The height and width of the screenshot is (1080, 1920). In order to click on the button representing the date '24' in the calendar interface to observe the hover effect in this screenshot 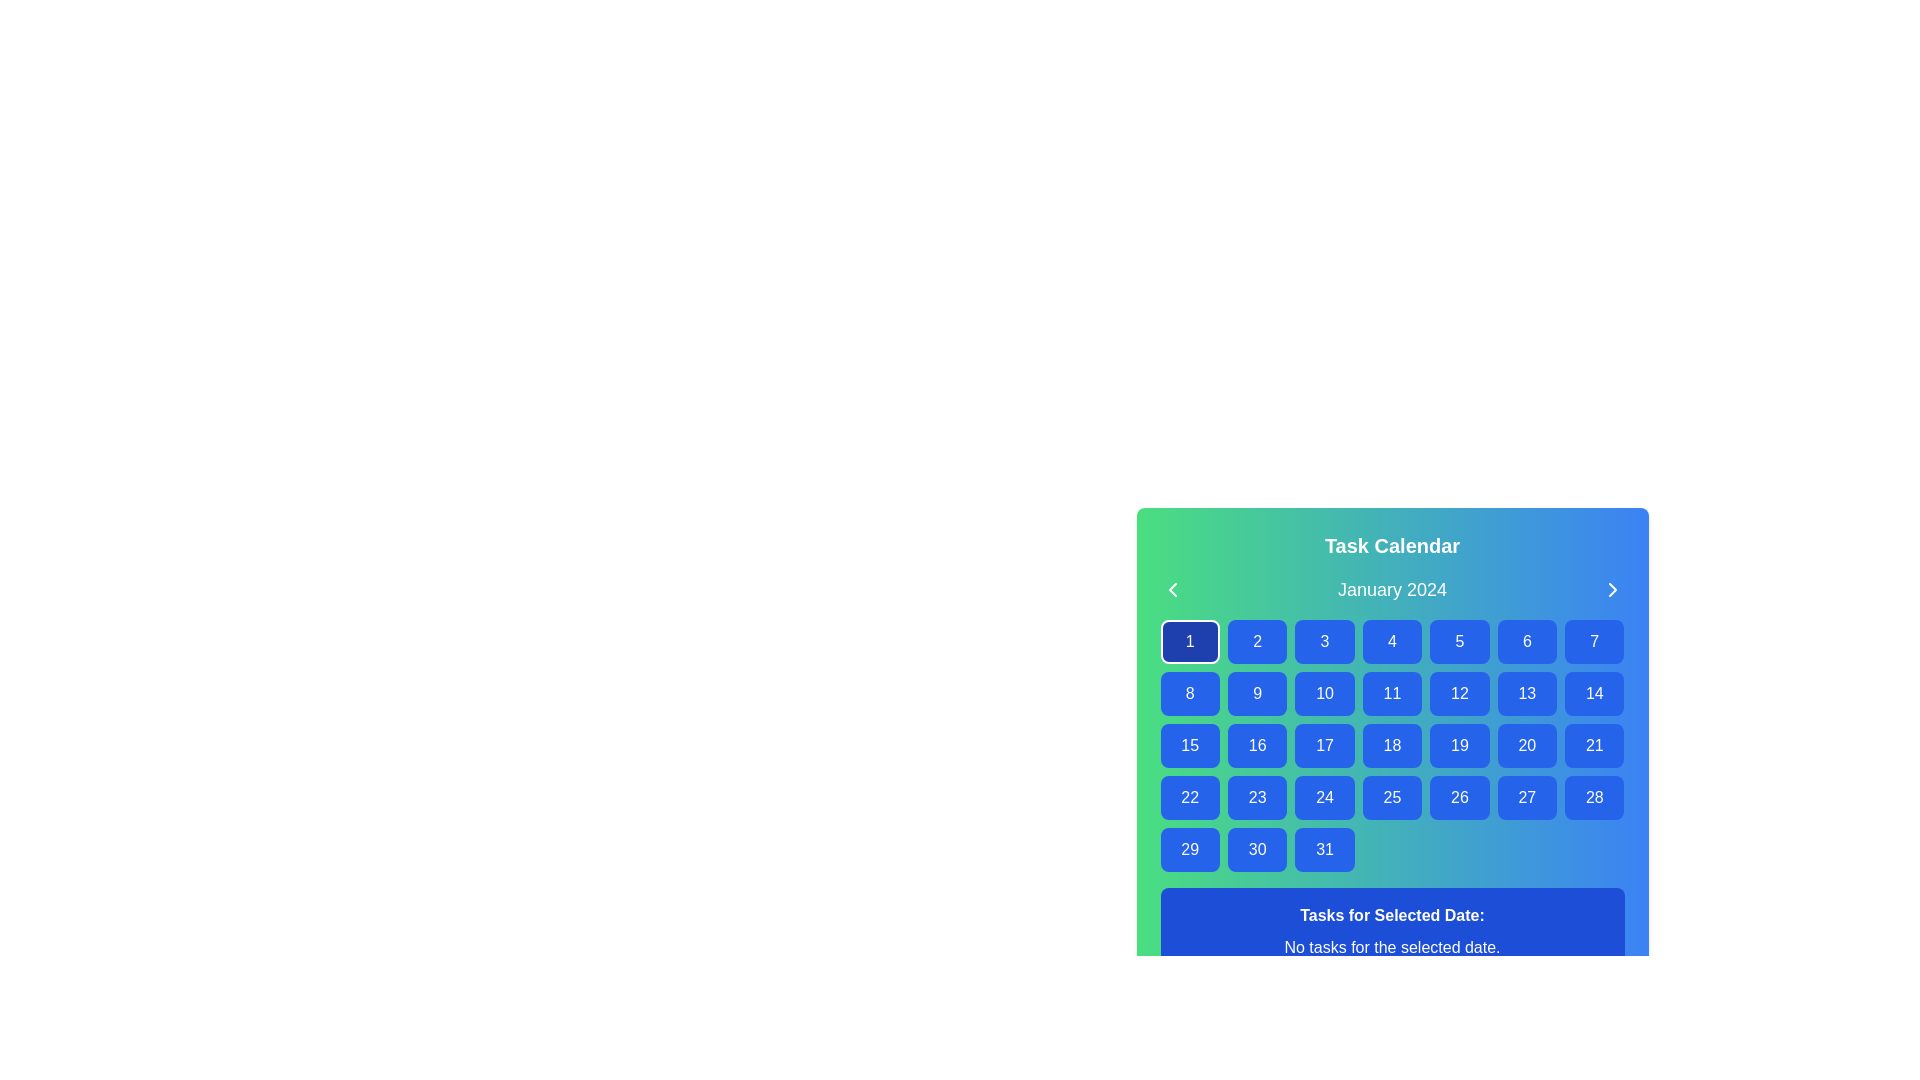, I will do `click(1324, 797)`.